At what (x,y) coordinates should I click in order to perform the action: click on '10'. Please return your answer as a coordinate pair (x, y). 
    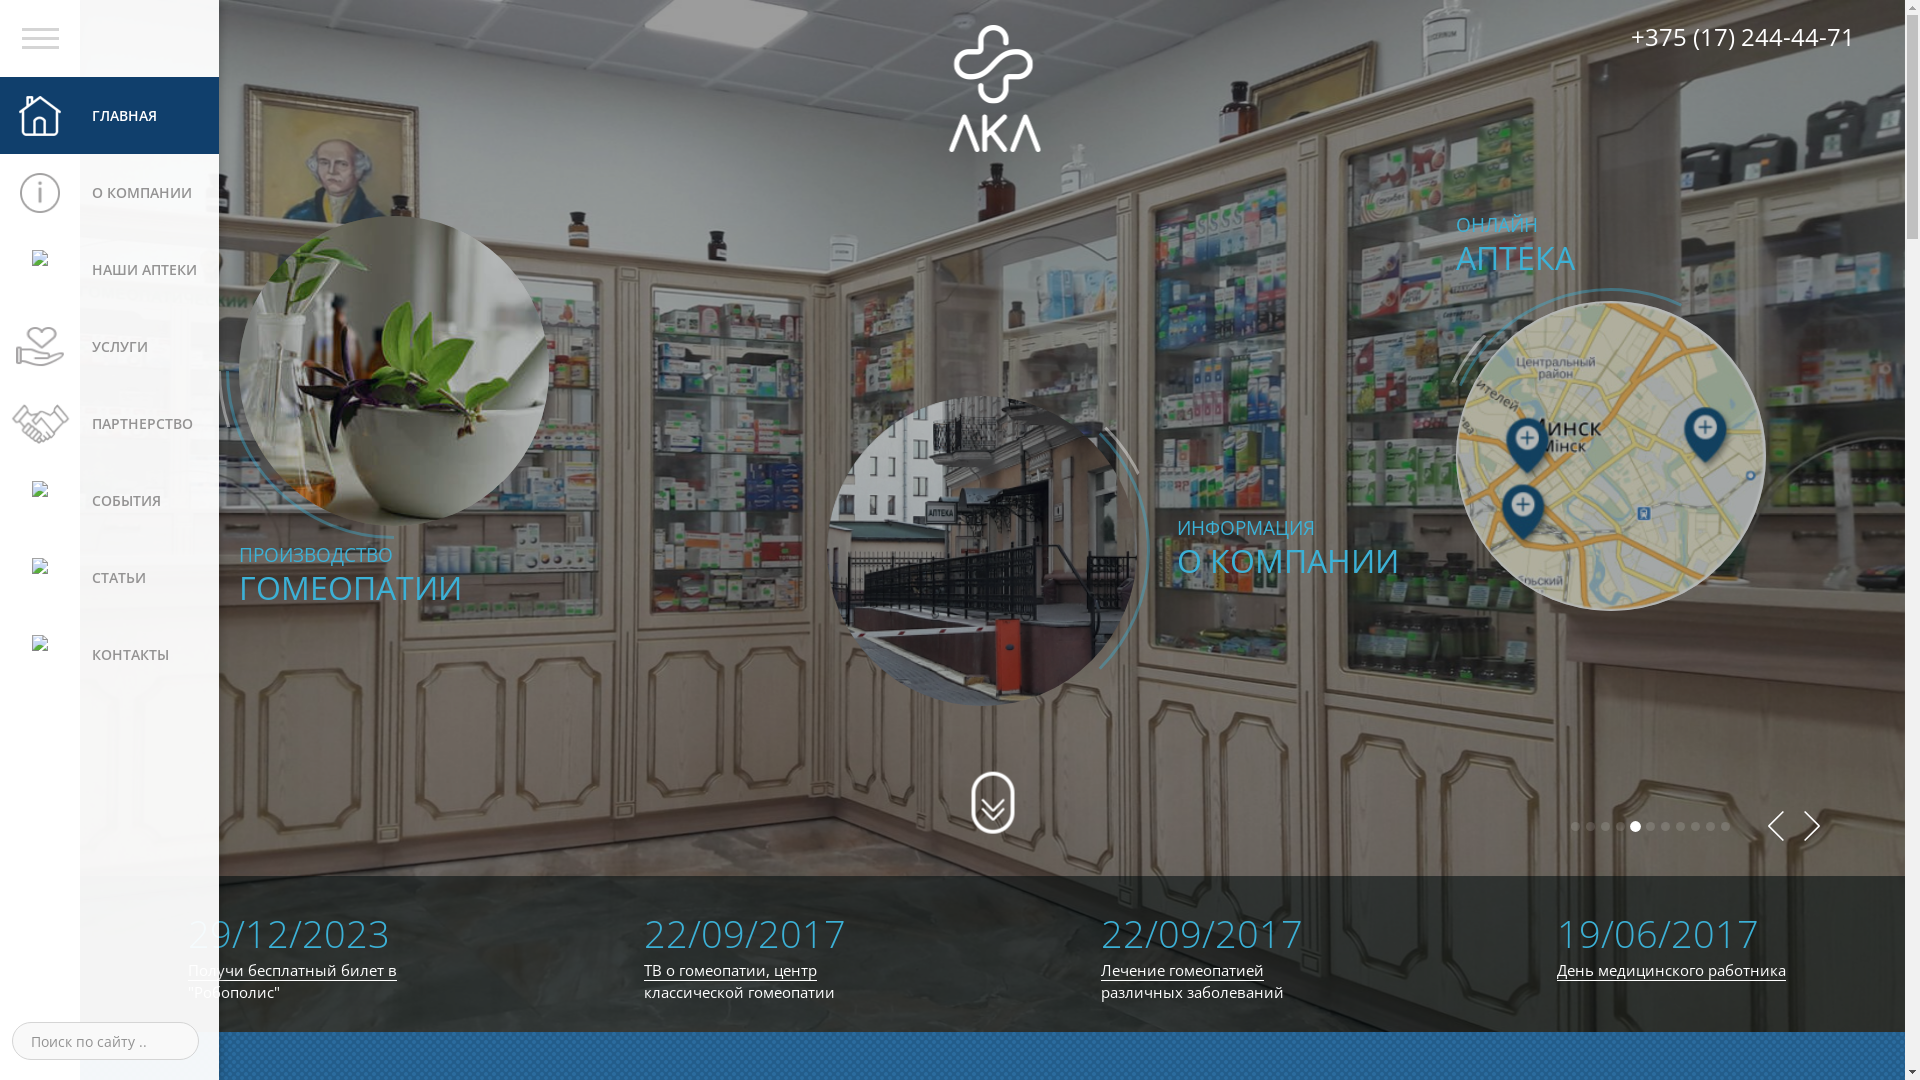
    Looking at the image, I should click on (1709, 826).